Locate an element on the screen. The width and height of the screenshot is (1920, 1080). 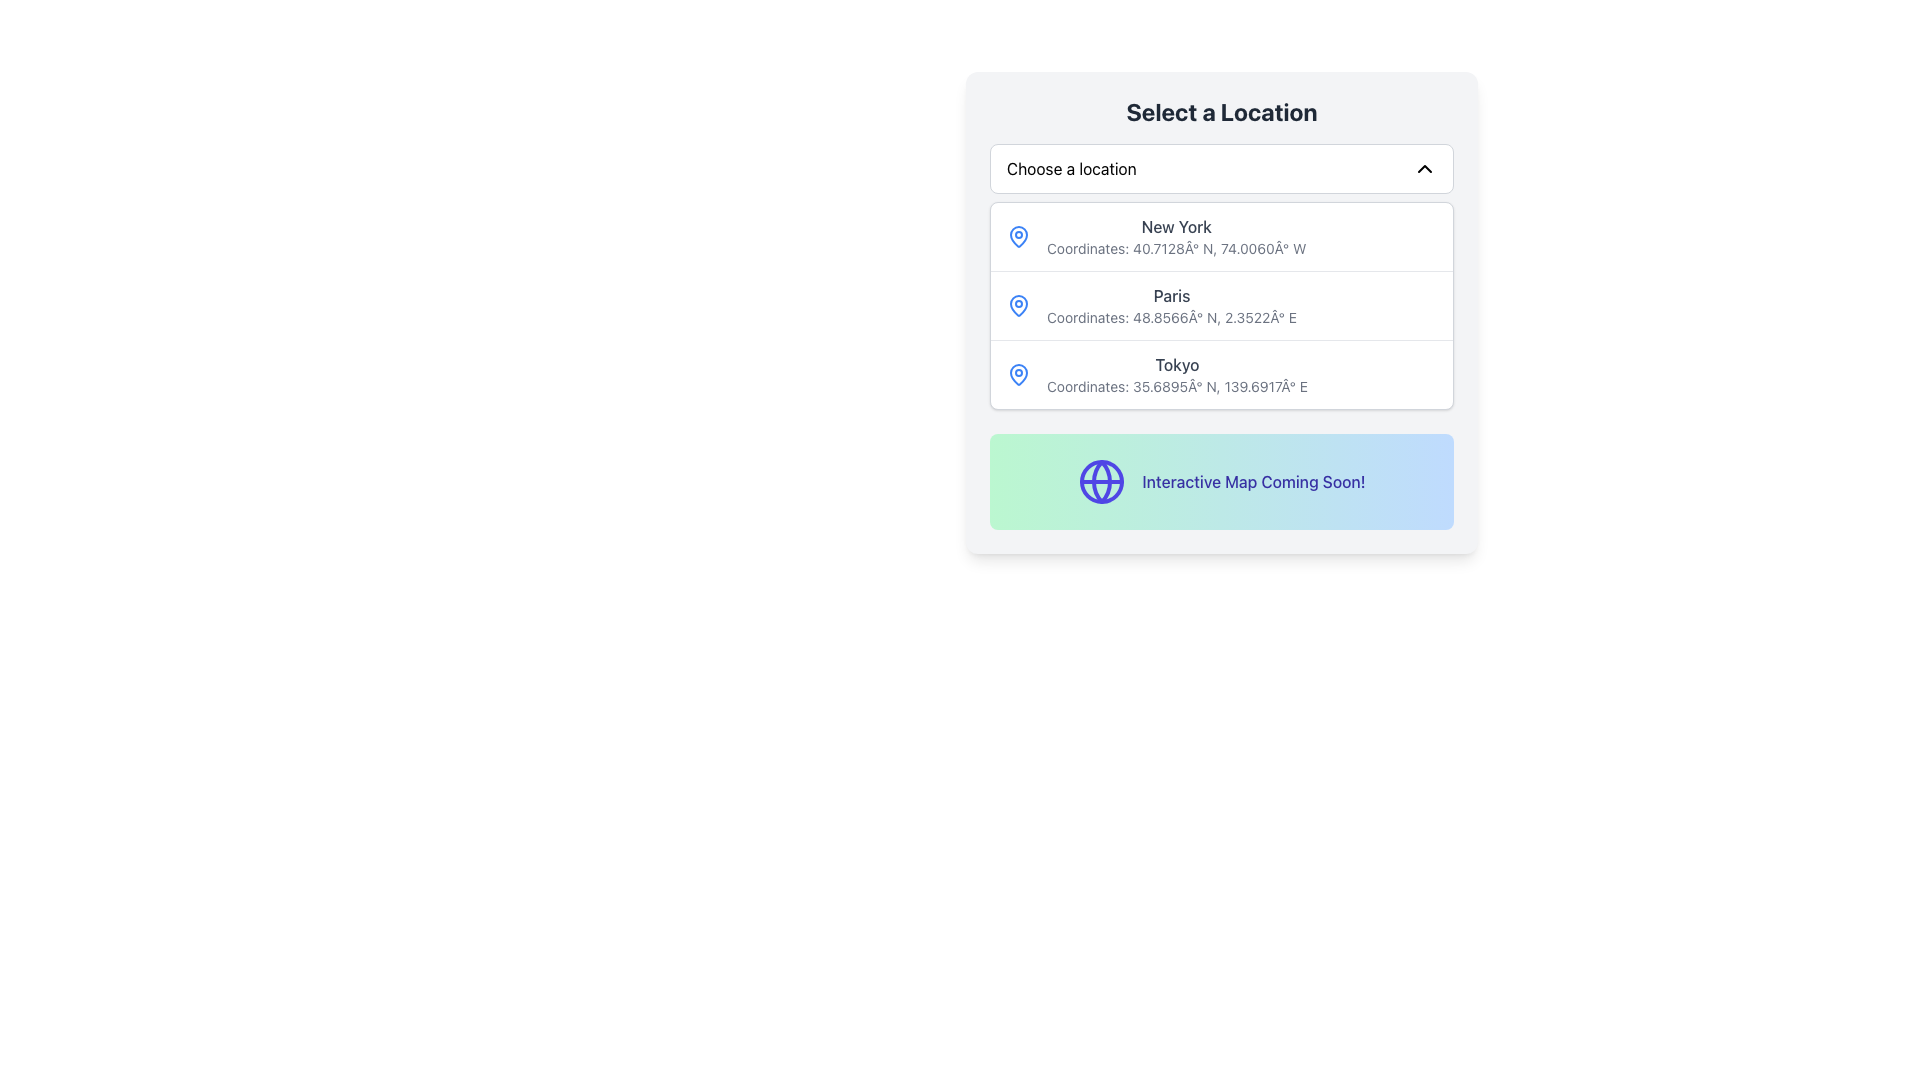
the text label displaying 'Interactive Map Coming Soon!' which is styled with indigo text color and aligned next to a globe icon is located at coordinates (1252, 482).